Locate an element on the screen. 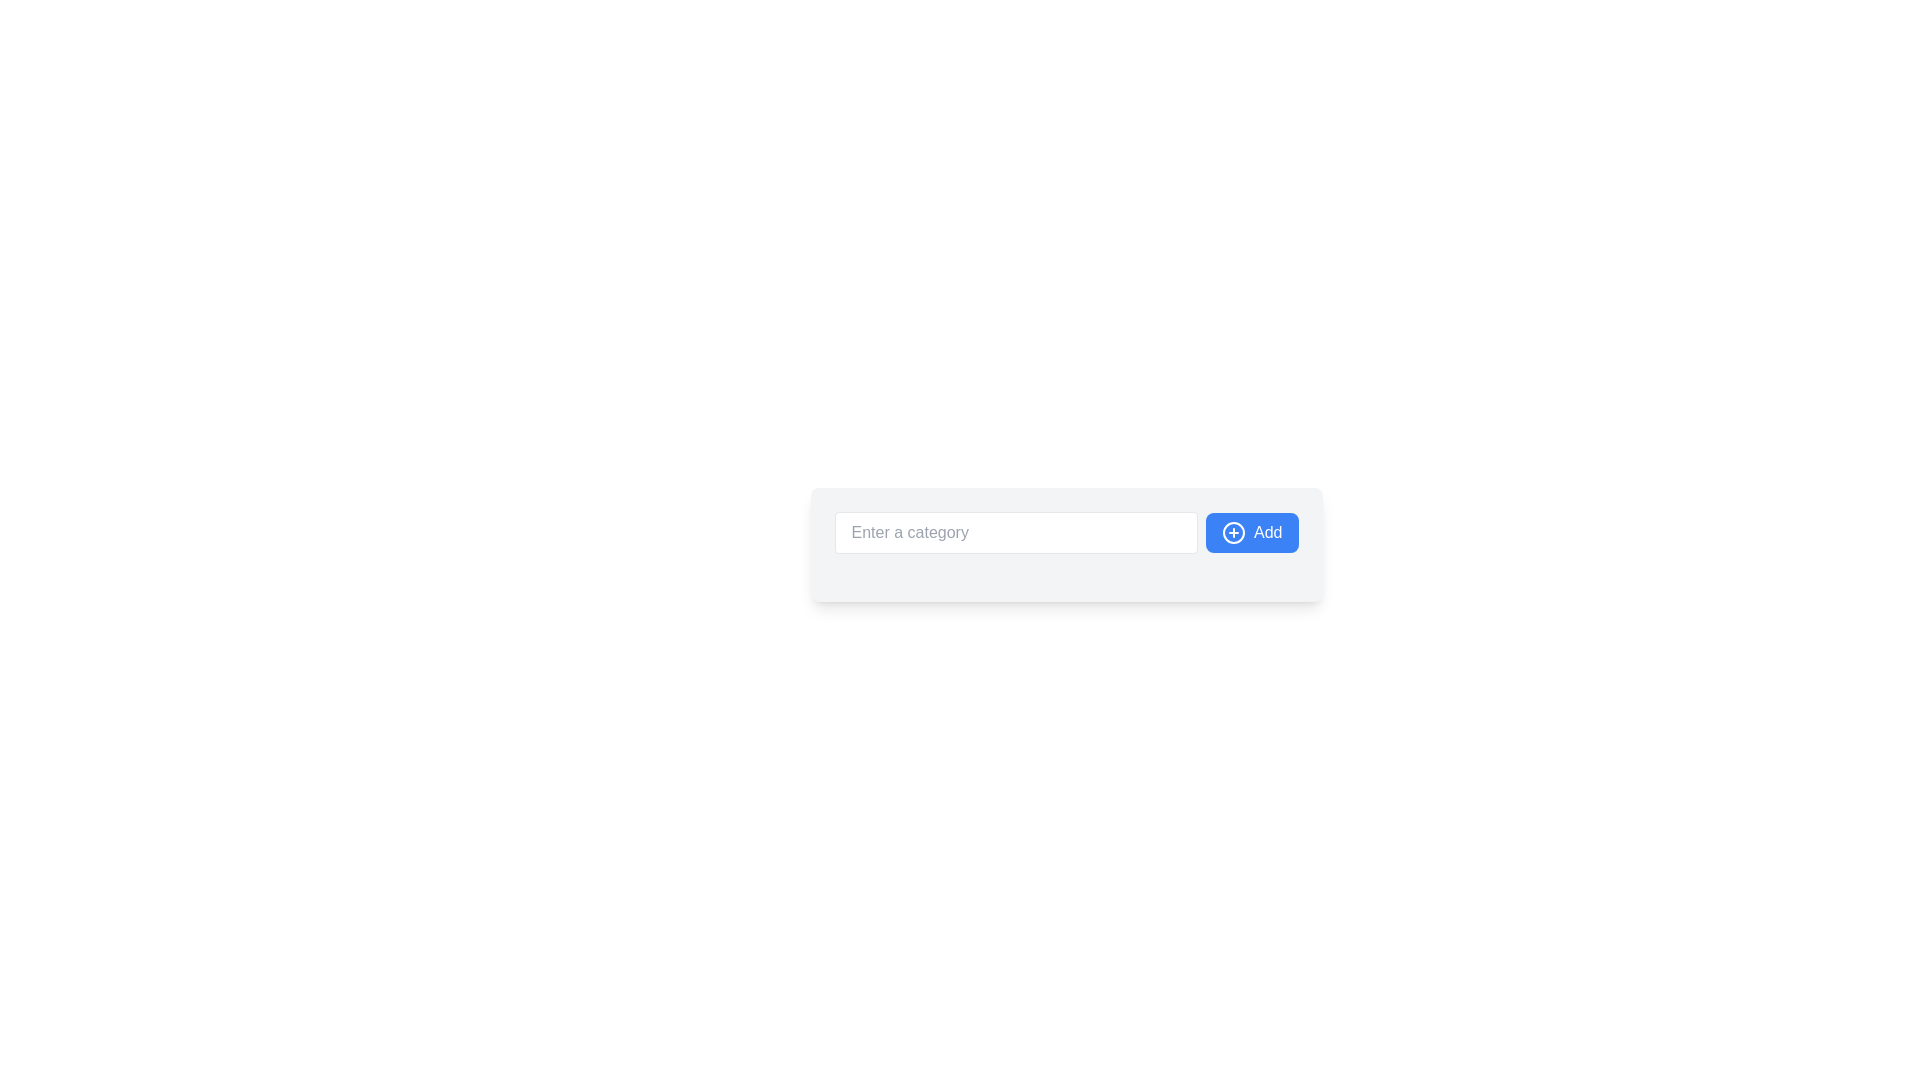 The image size is (1920, 1080). the circular '+' icon located on the left side of the 'Add' text within the blue 'Add' button is located at coordinates (1232, 531).